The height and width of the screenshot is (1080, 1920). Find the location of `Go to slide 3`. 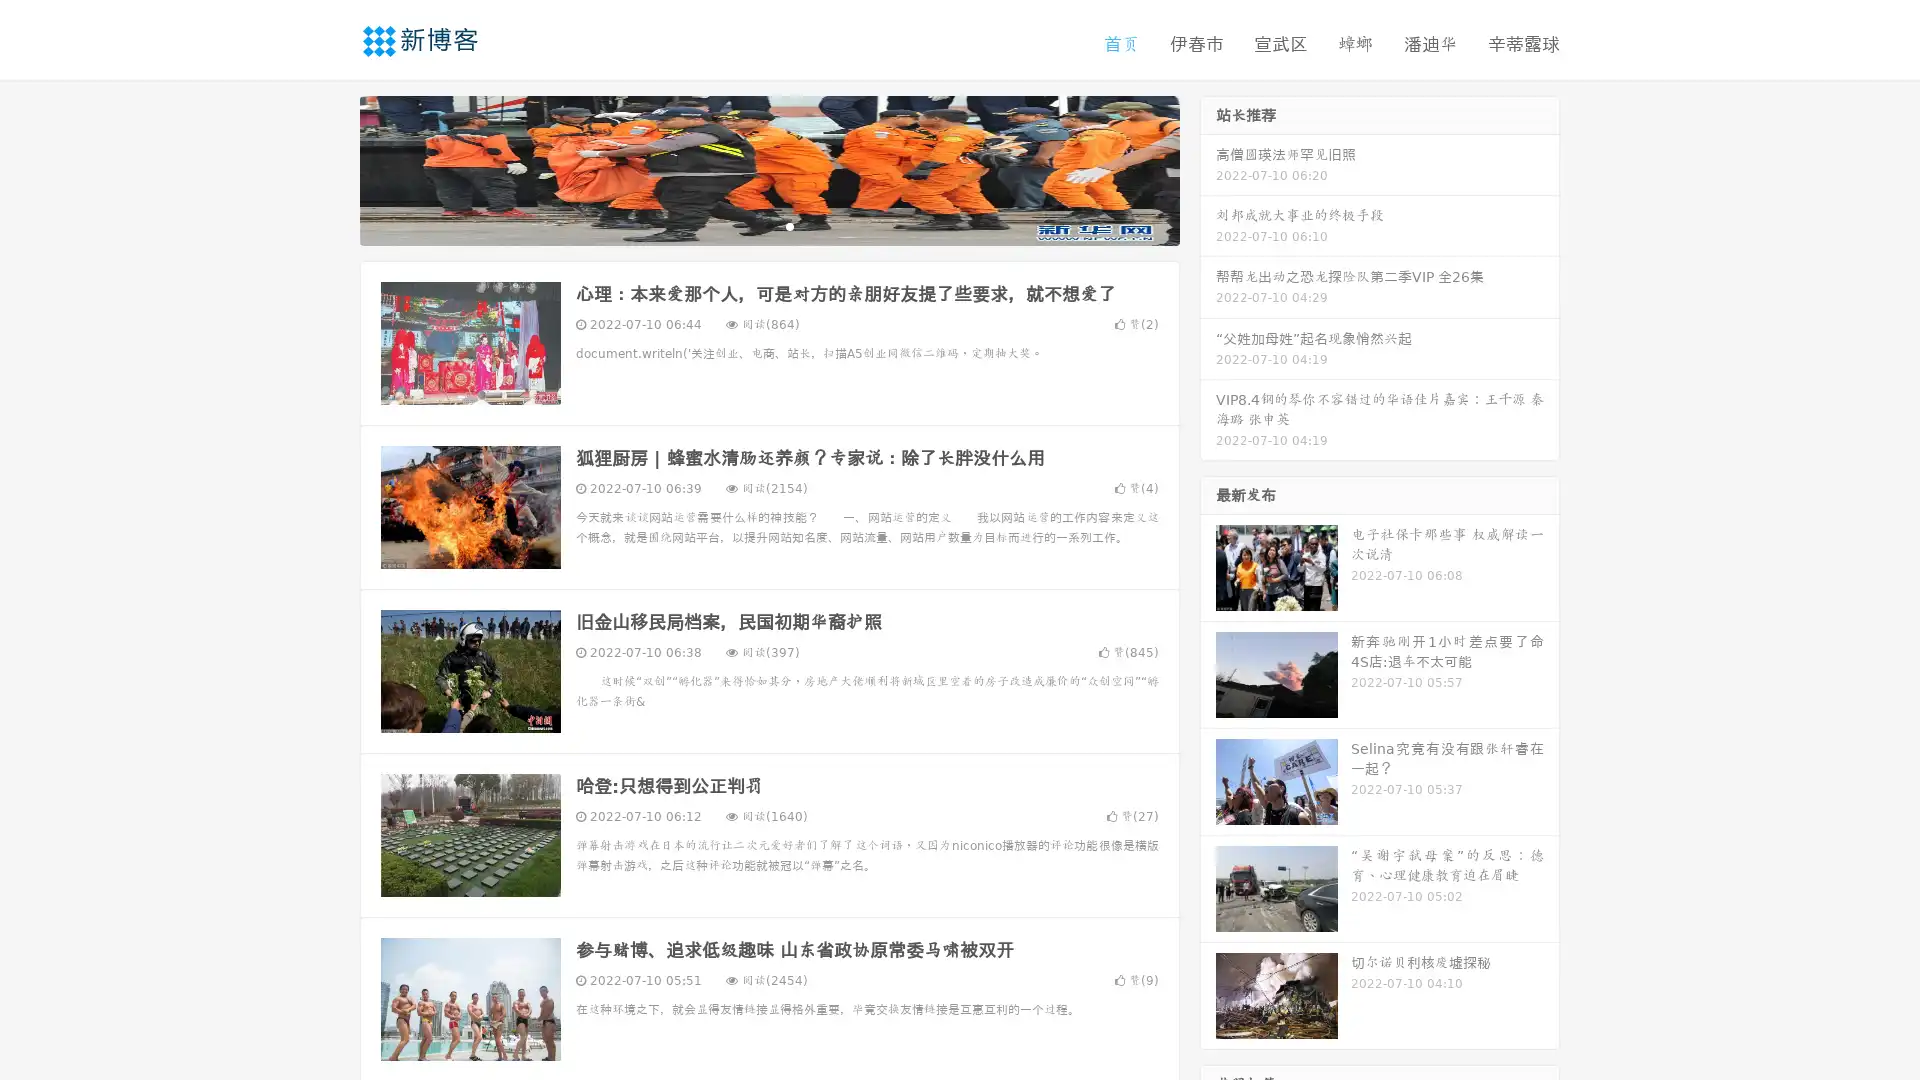

Go to slide 3 is located at coordinates (789, 225).